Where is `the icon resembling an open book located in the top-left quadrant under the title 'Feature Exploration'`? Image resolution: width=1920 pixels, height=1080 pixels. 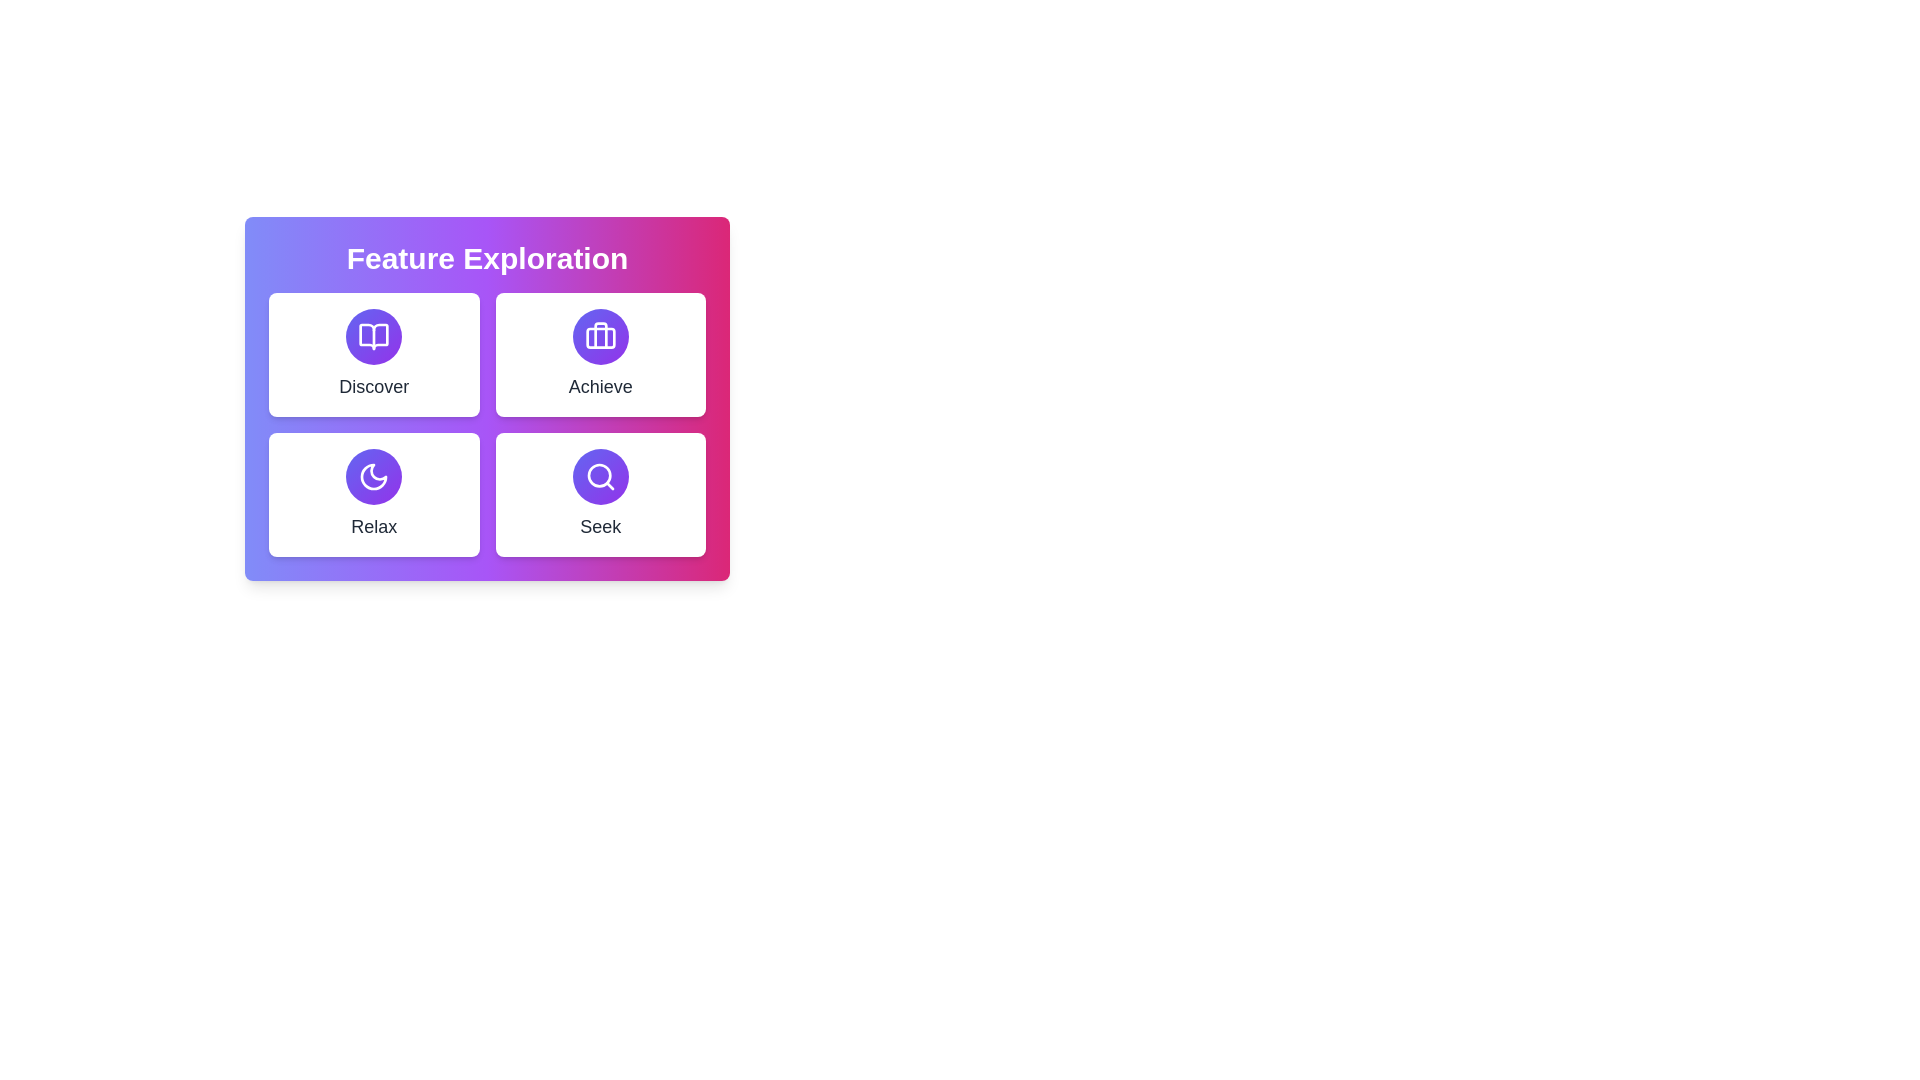 the icon resembling an open book located in the top-left quadrant under the title 'Feature Exploration' is located at coordinates (374, 335).